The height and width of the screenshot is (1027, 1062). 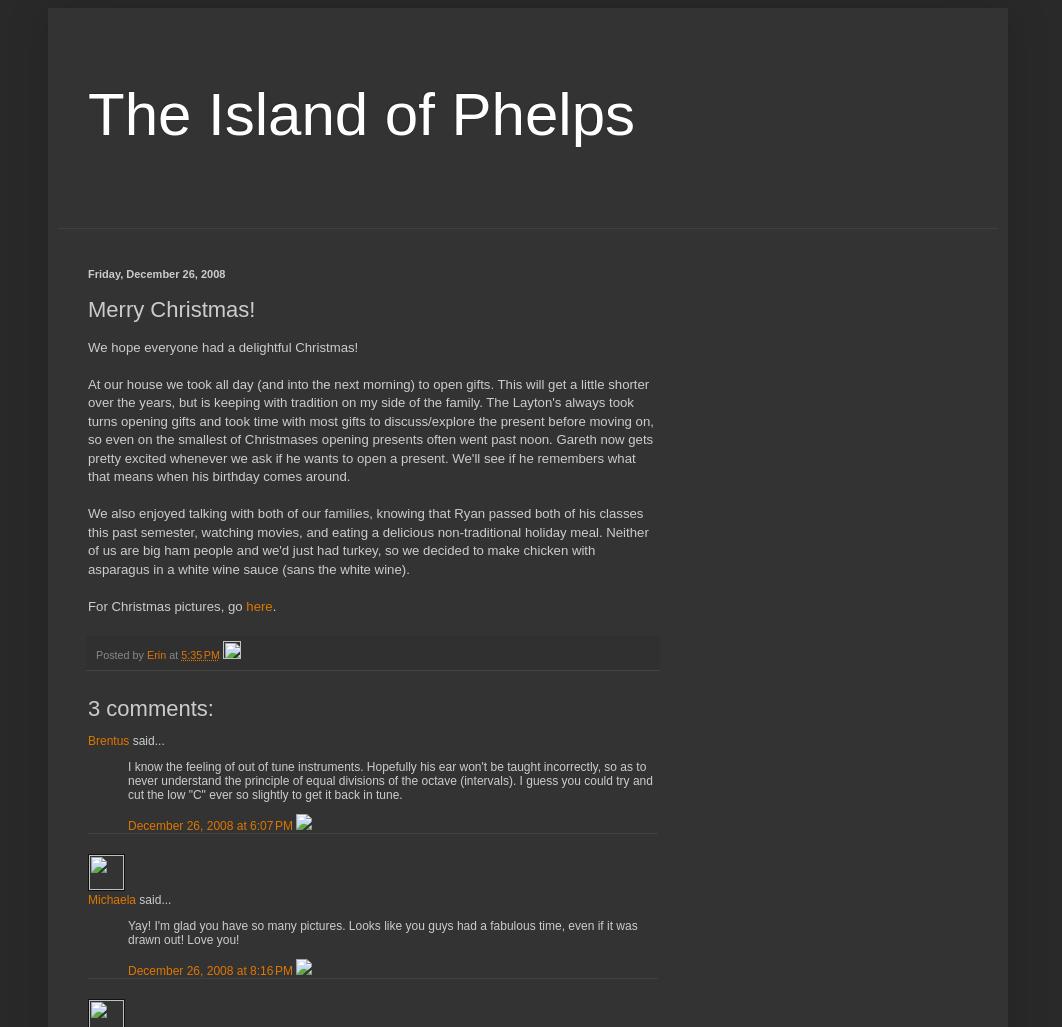 I want to click on 'December 26, 2008 at 8:16 PM', so click(x=211, y=970).